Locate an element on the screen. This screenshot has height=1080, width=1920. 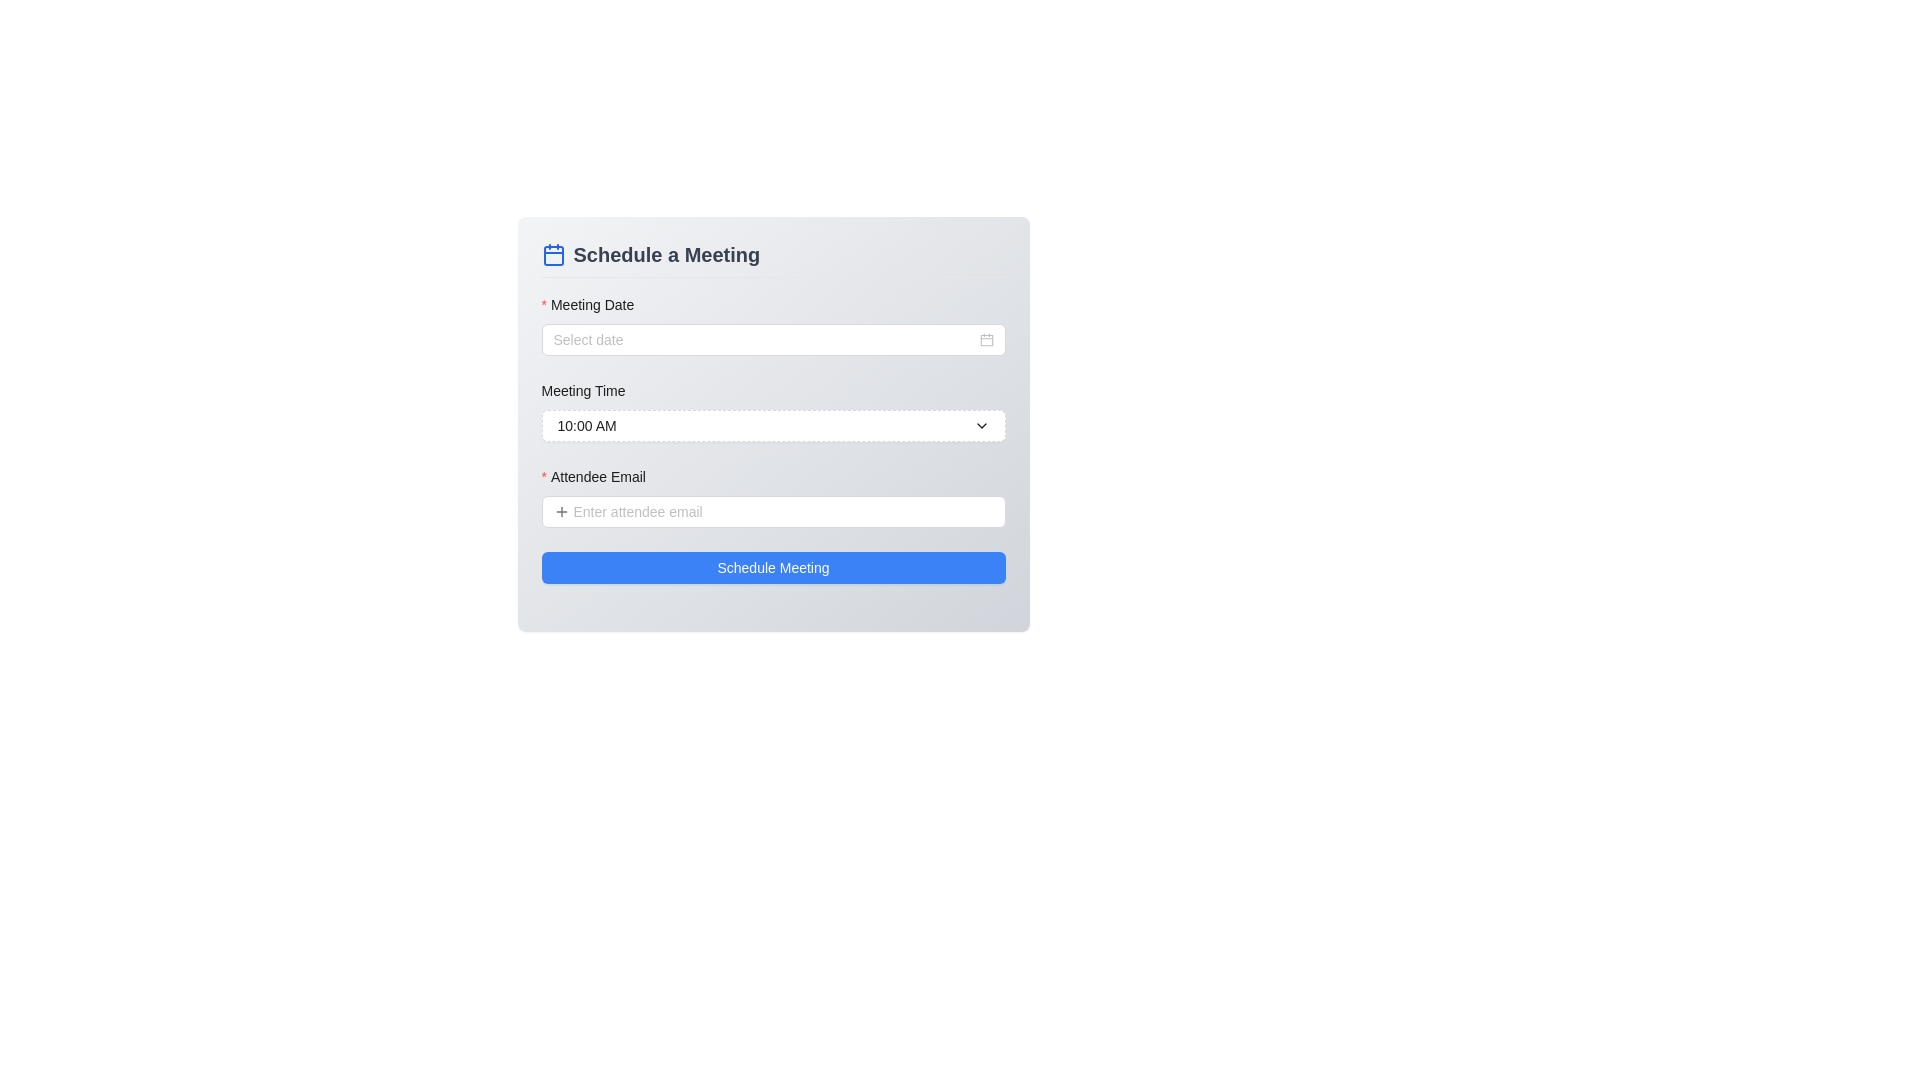
the 'Meeting Time' input field in the 'Schedule a Meeting' form section, which is centrally positioned and allows selection of time options is located at coordinates (772, 423).